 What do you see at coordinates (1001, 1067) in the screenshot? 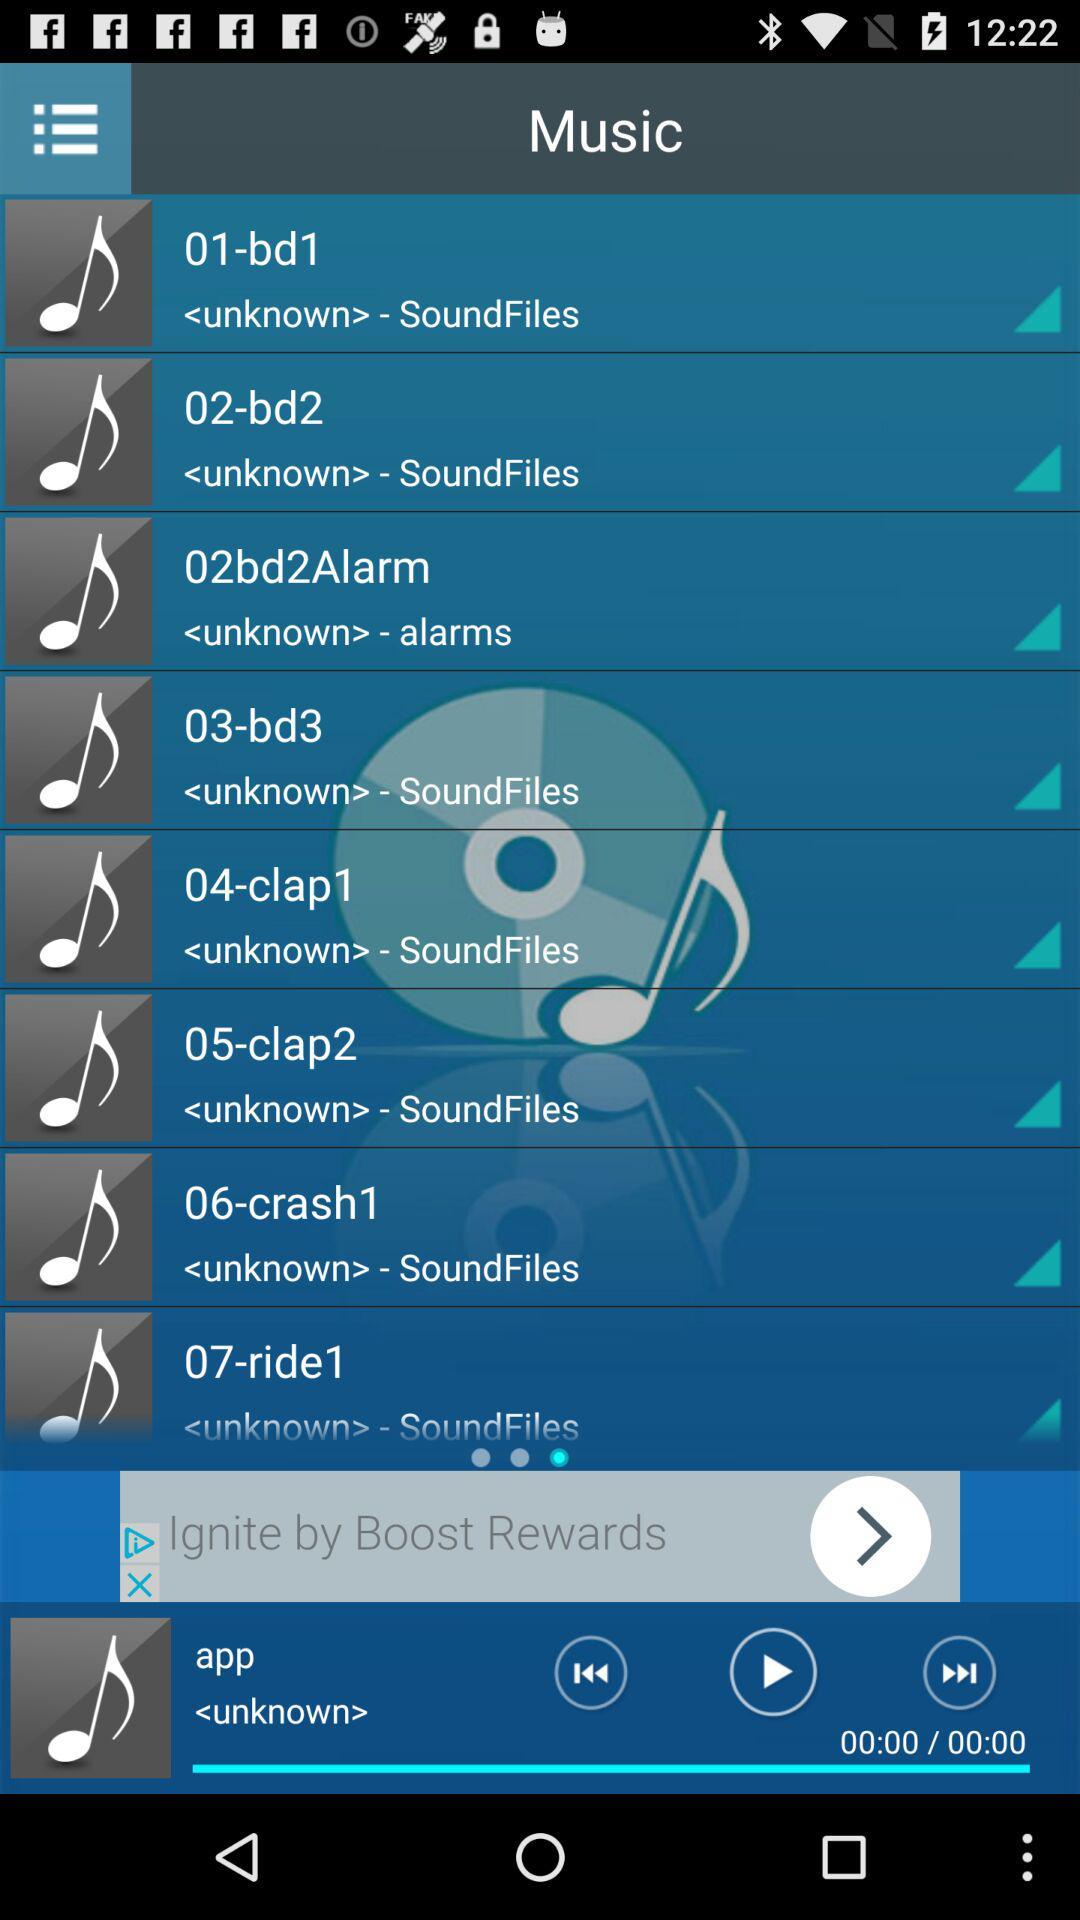
I see `song setting option` at bounding box center [1001, 1067].